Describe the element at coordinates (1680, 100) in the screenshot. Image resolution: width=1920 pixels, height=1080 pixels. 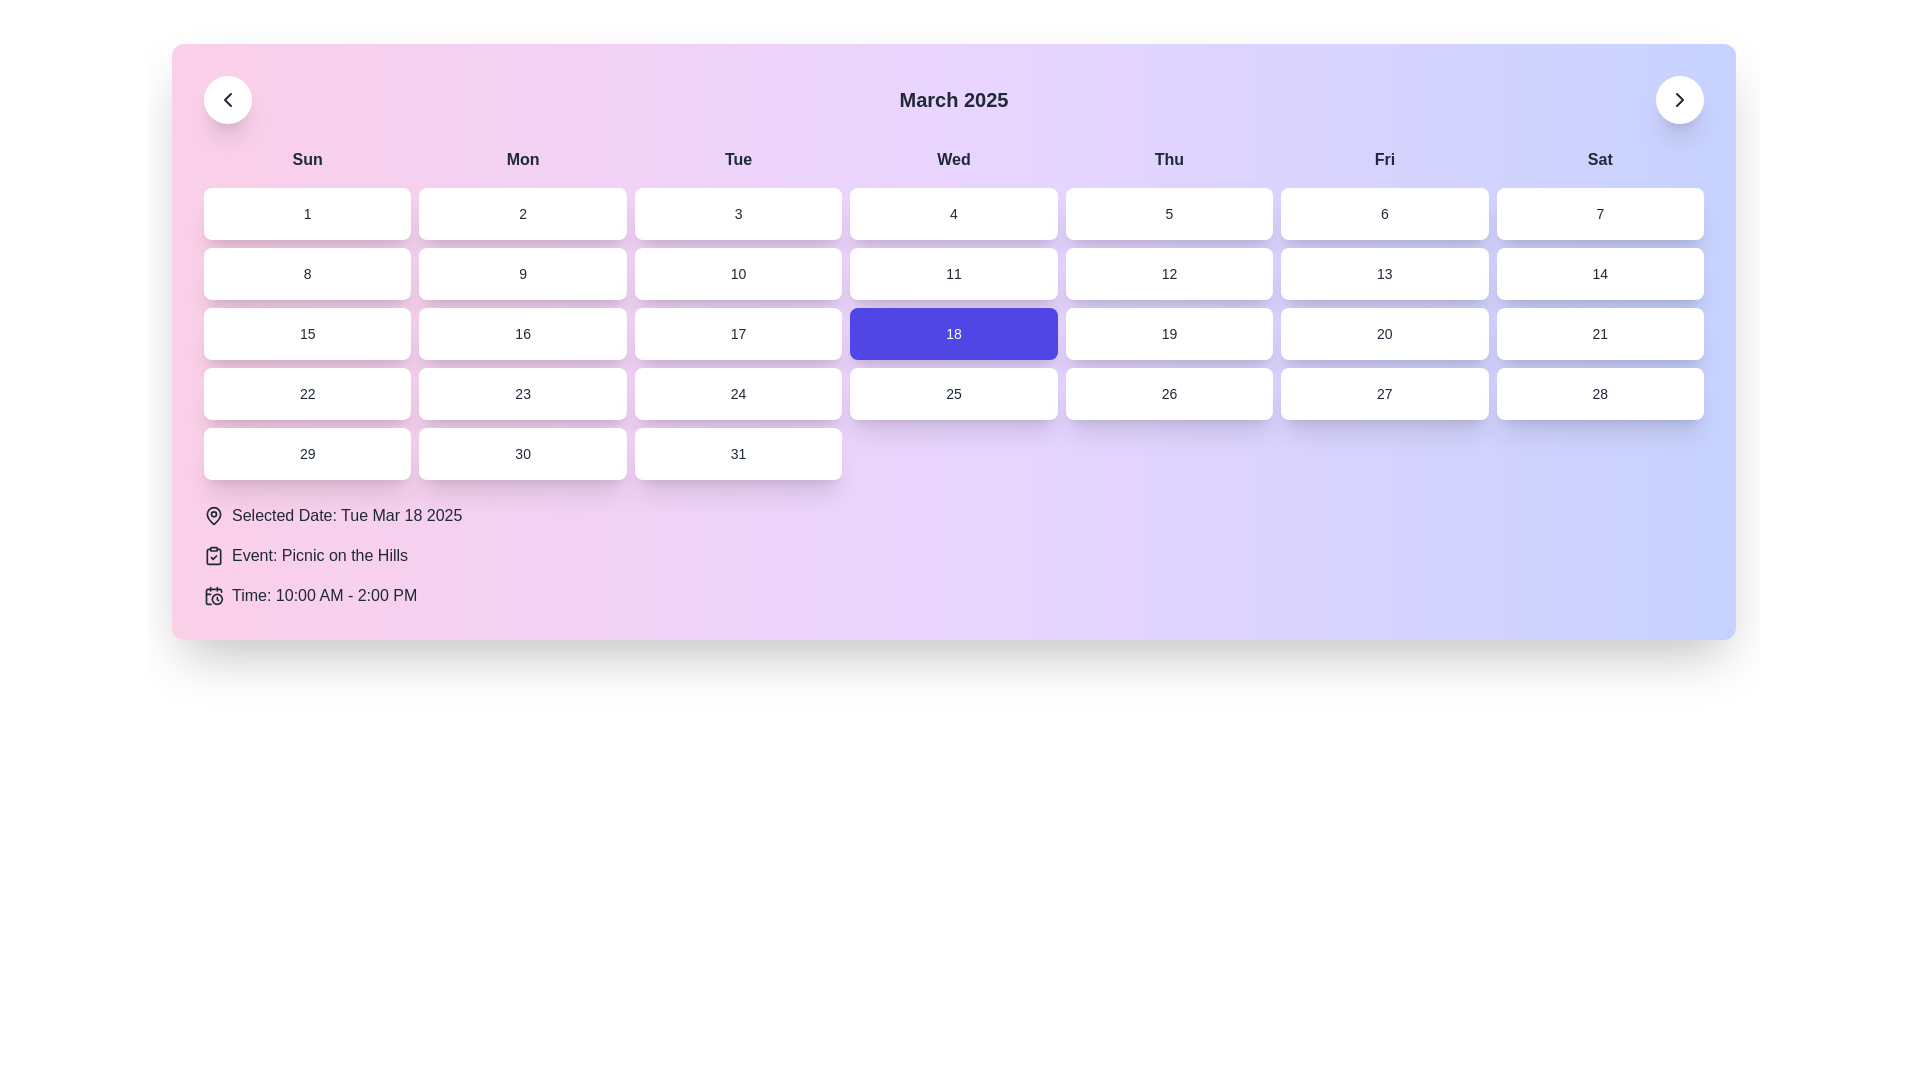
I see `the chevron icon embedded within the circular button in the top-right corner of the calendar interface` at that location.